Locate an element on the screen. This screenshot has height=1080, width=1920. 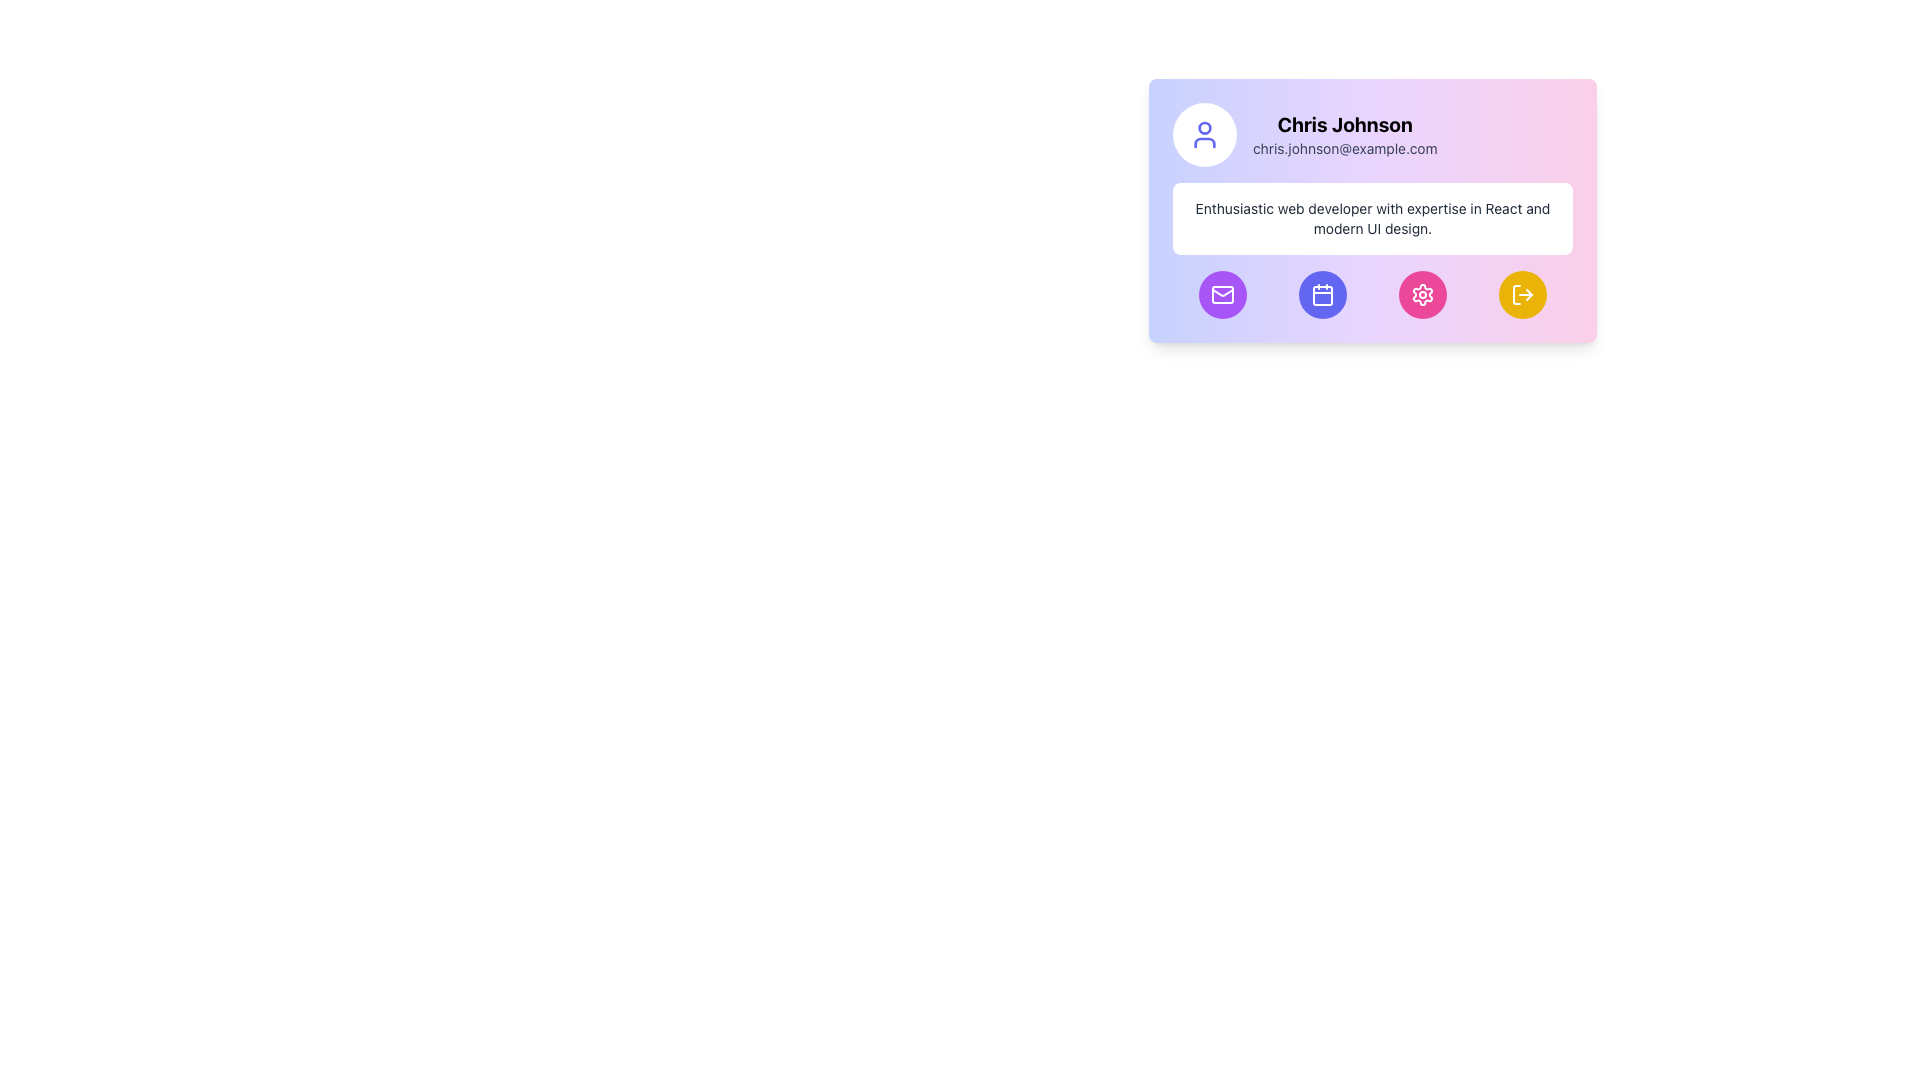
the text label displaying 'Enthusiastic web developer with expertise in React and modern UI design.' located beneath the header 'Chris Johnson' is located at coordinates (1371, 219).